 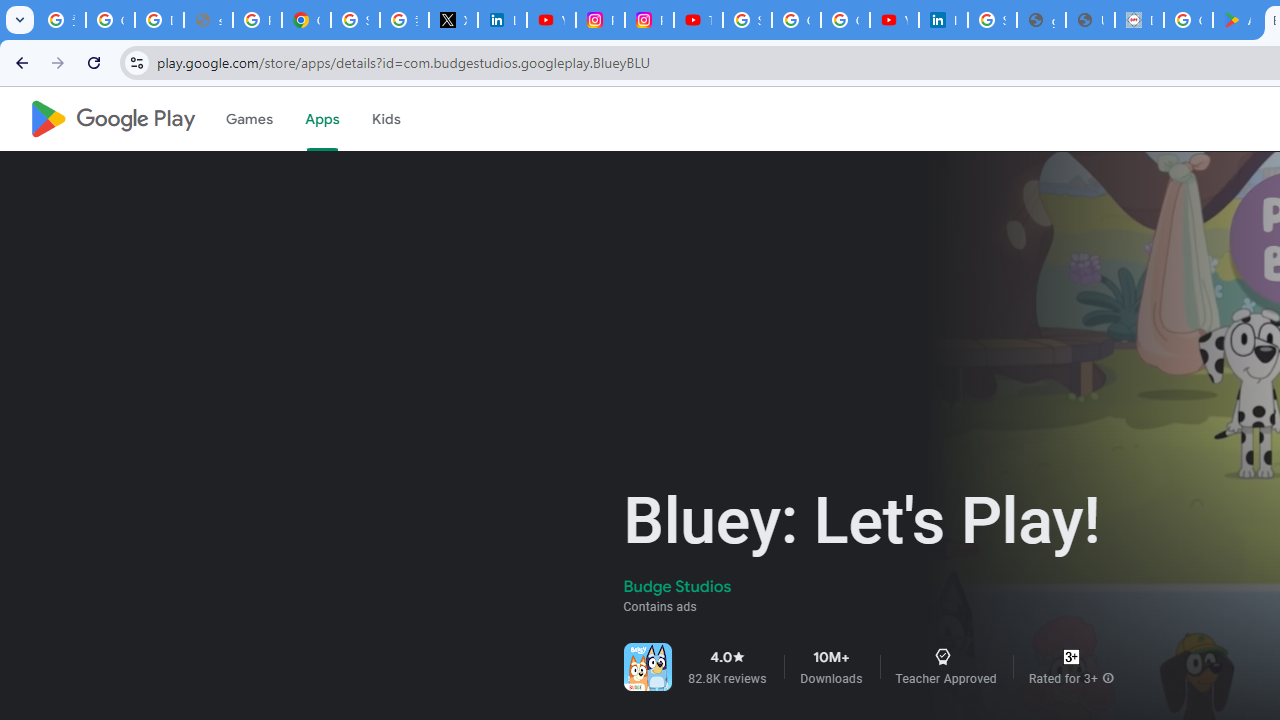 I want to click on 'support.google.com - Network error', so click(x=208, y=20).